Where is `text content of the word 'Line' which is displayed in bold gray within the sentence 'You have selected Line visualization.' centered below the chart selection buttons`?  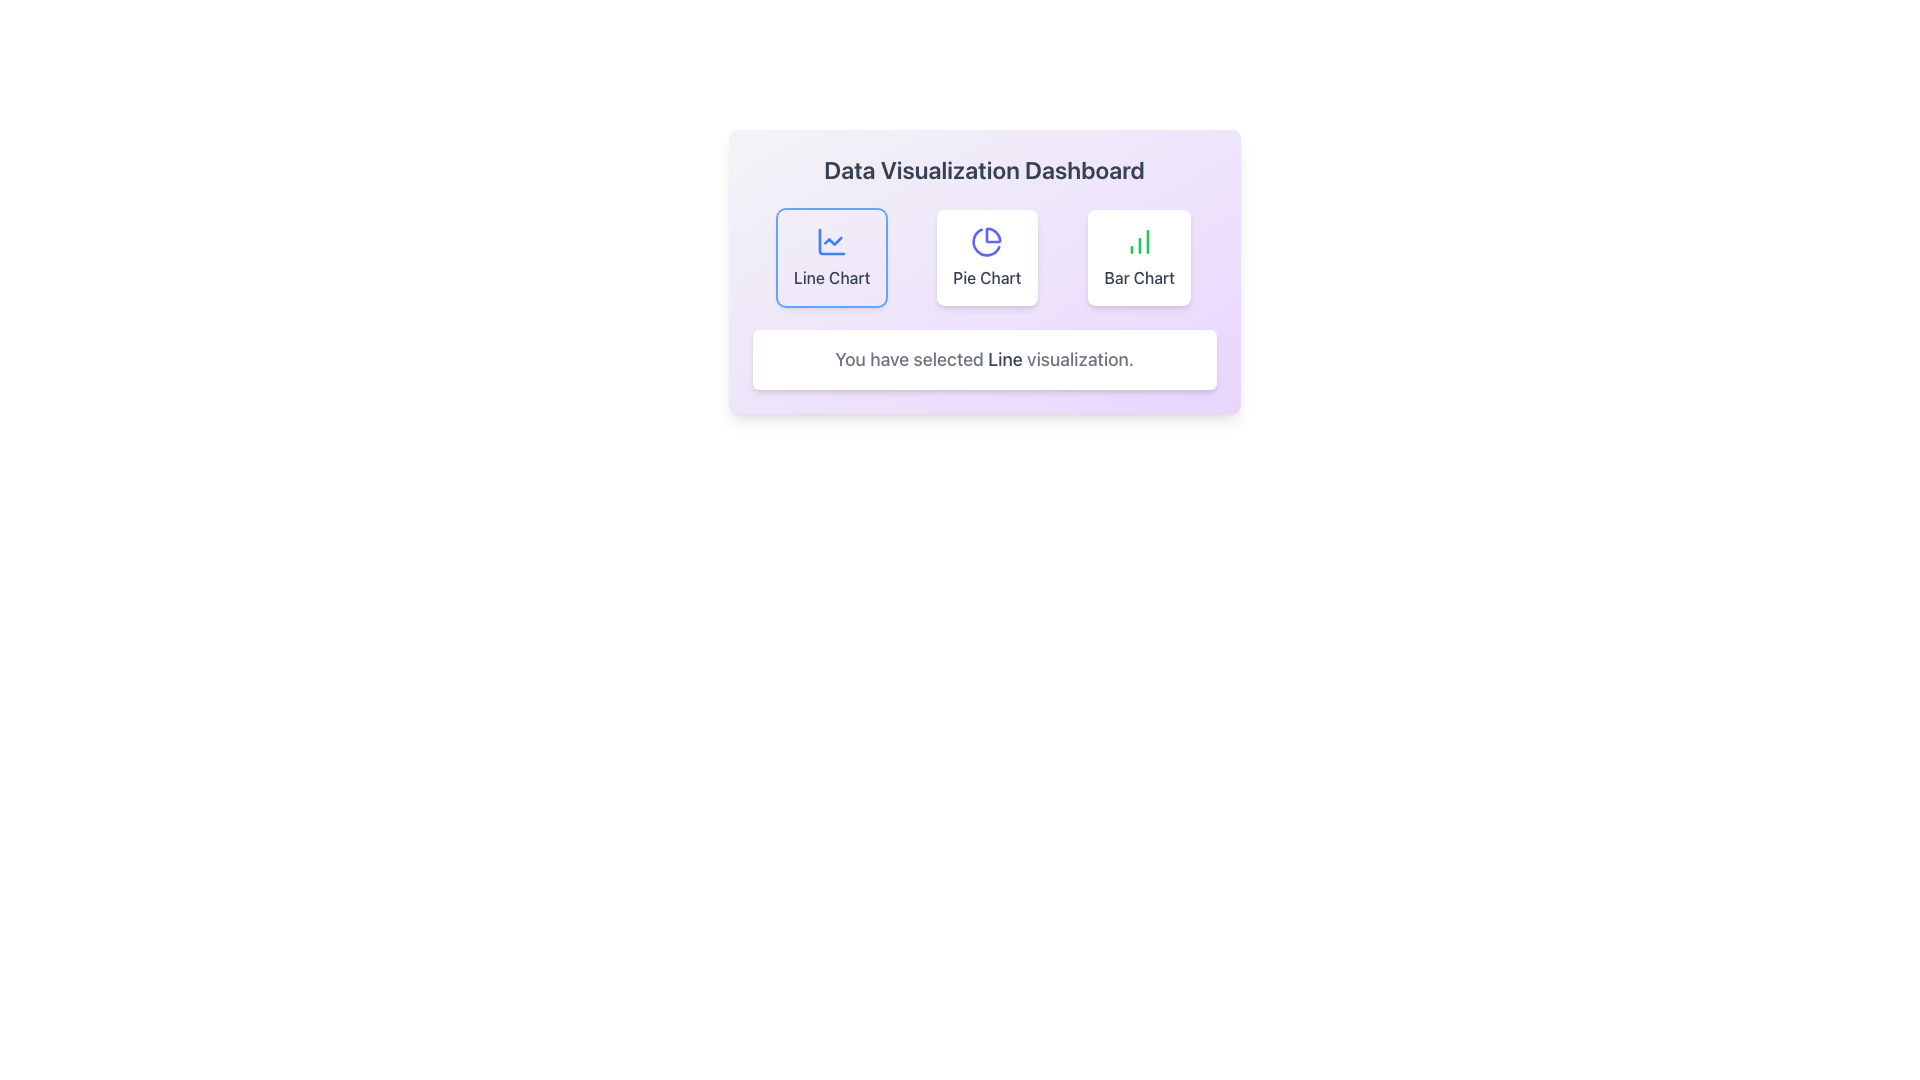 text content of the word 'Line' which is displayed in bold gray within the sentence 'You have selected Line visualization.' centered below the chart selection buttons is located at coordinates (1005, 358).